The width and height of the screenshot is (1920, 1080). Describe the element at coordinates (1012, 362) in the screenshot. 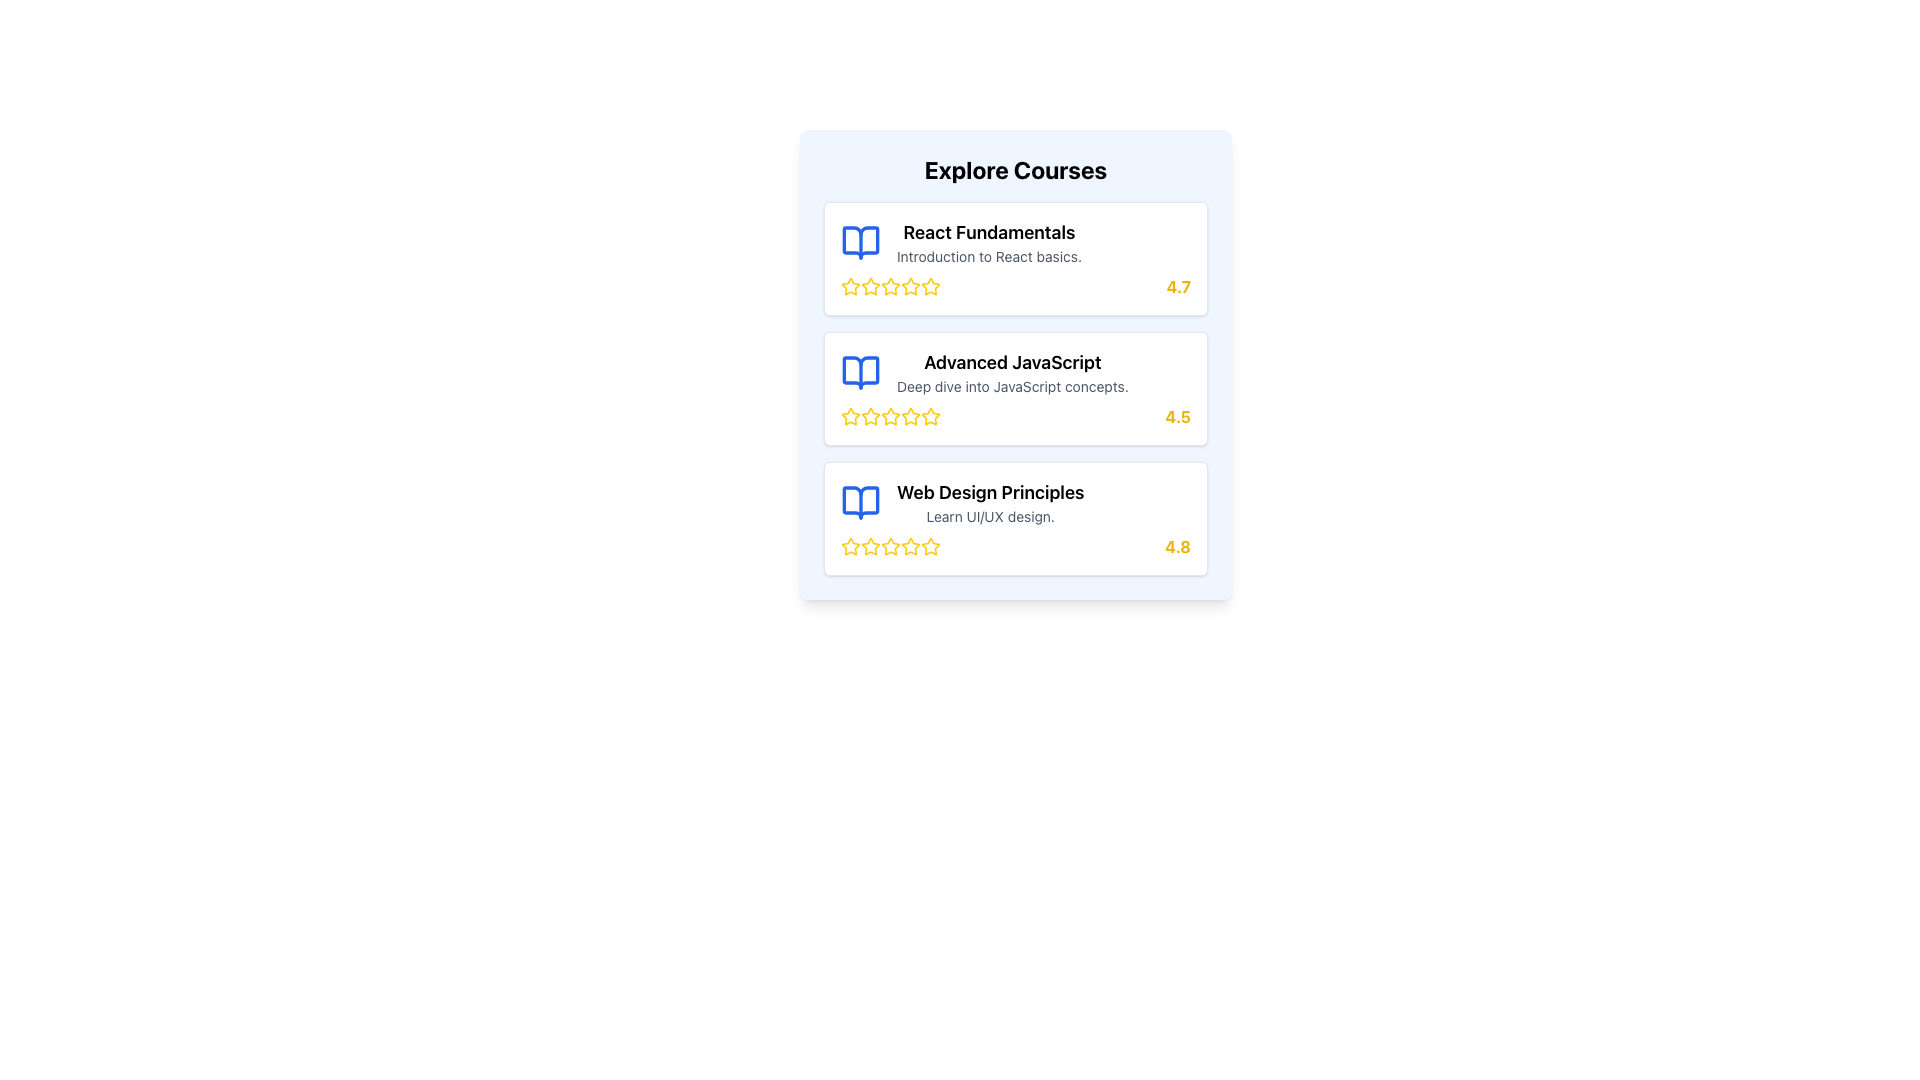

I see `the text element displaying the title 'Advanced JavaScript', which is styled in bold and larger size, located centrally in the second course item of a vertical list` at that location.